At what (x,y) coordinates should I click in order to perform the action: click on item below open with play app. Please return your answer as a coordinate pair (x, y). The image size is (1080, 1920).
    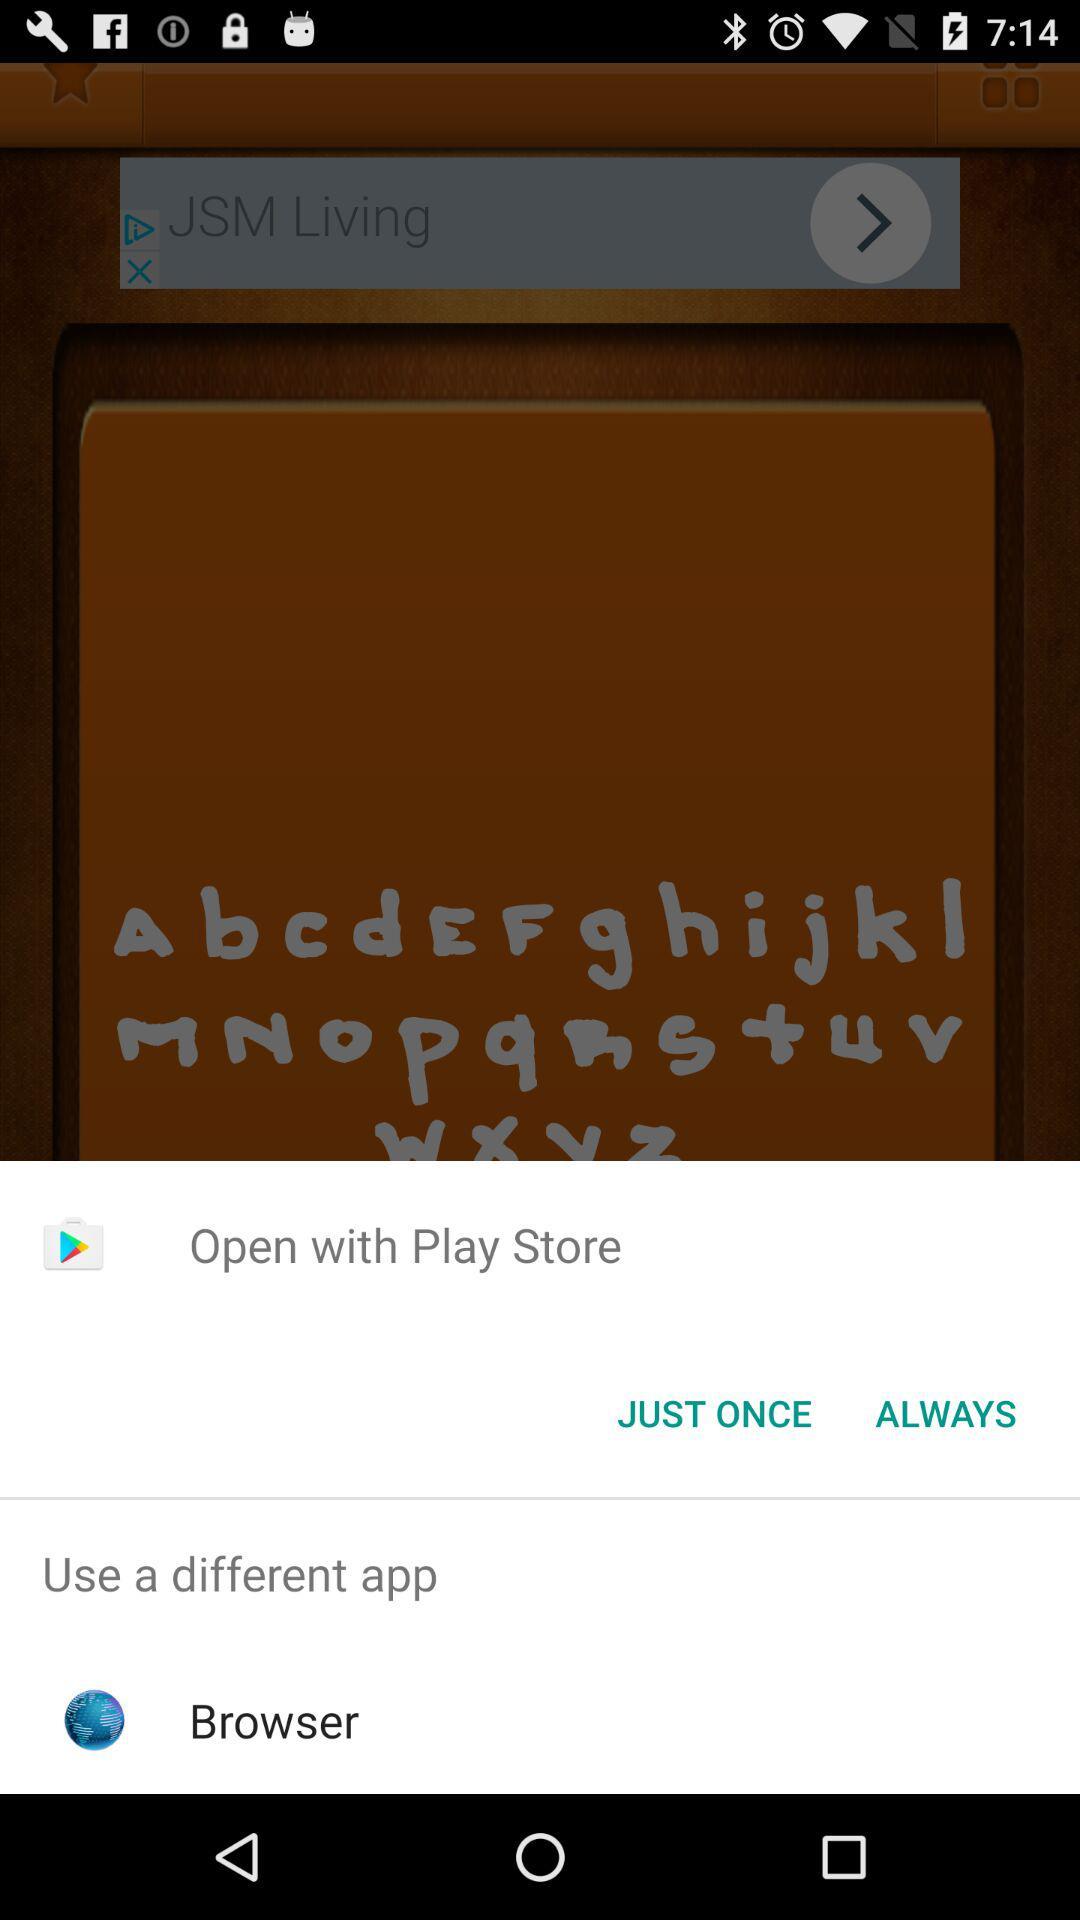
    Looking at the image, I should click on (945, 1411).